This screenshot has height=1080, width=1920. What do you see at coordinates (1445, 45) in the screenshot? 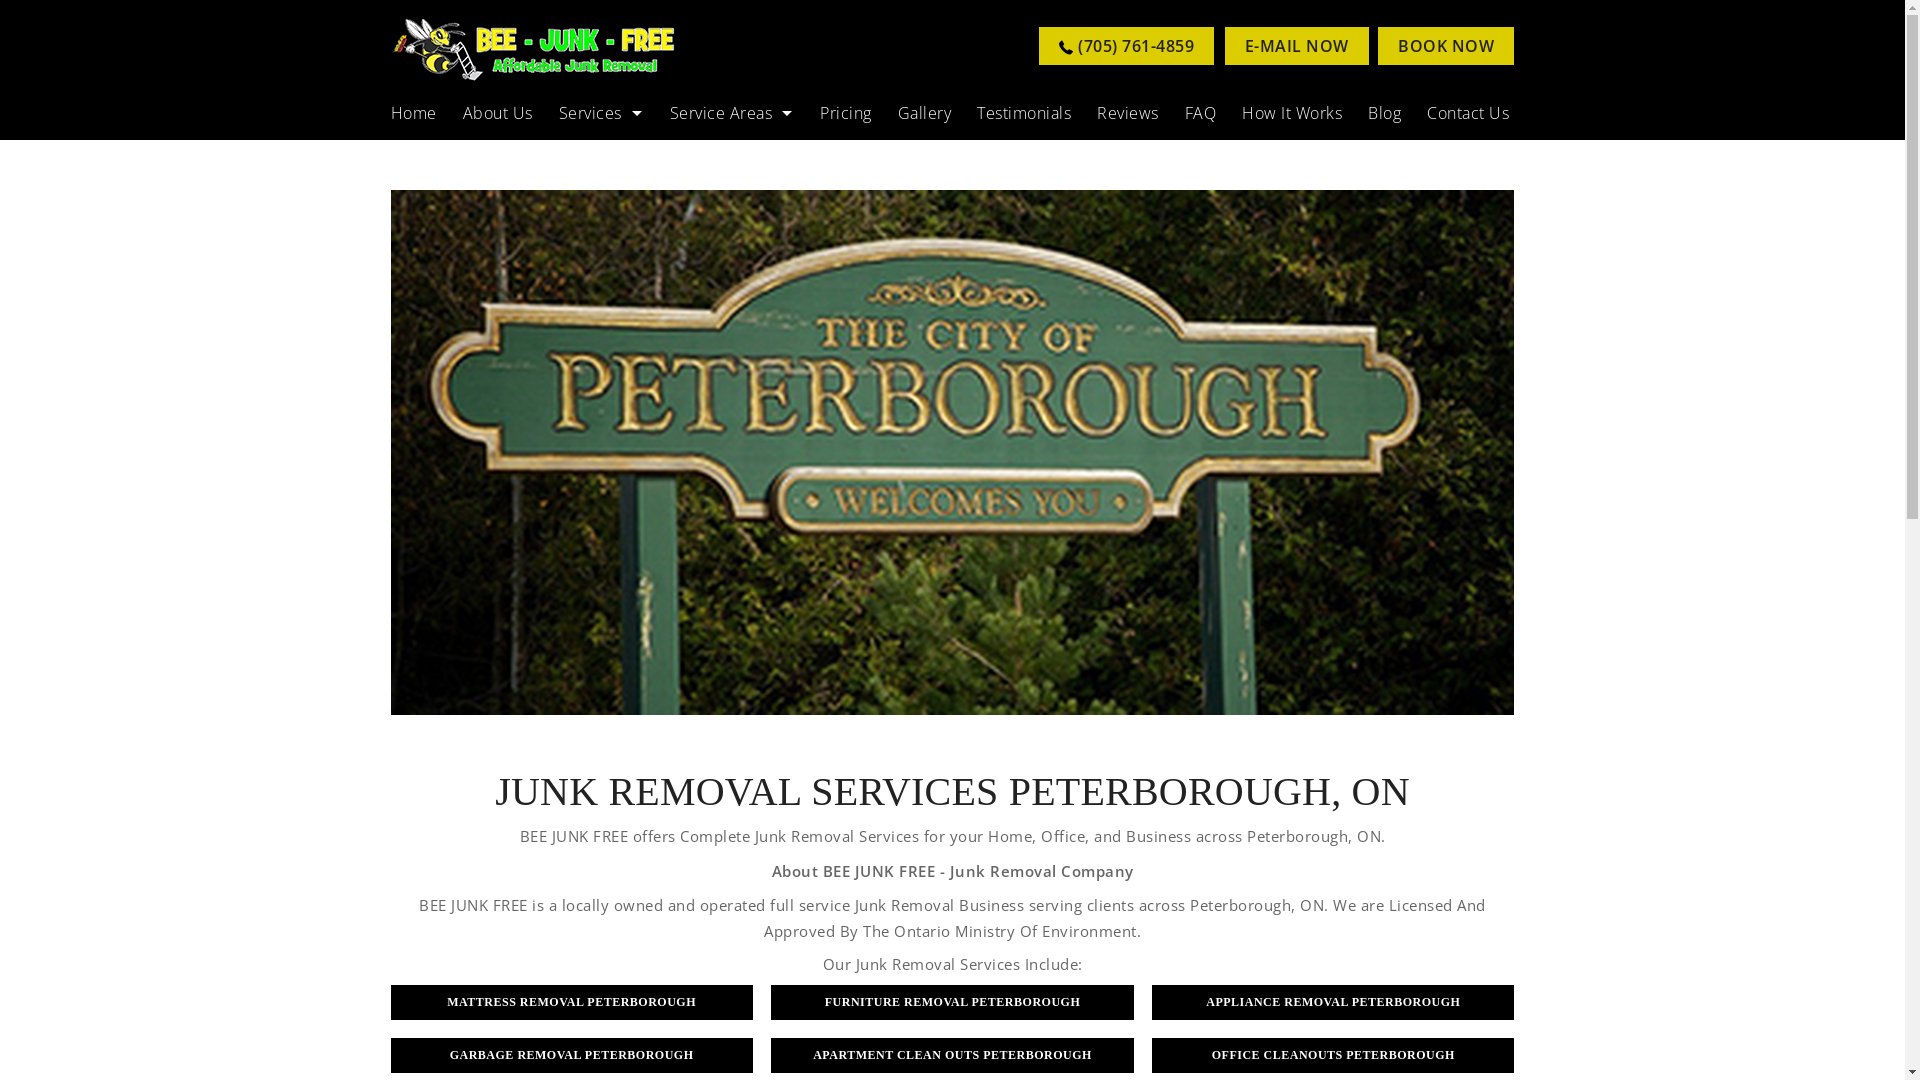
I see `'BOOK NOW'` at bounding box center [1445, 45].